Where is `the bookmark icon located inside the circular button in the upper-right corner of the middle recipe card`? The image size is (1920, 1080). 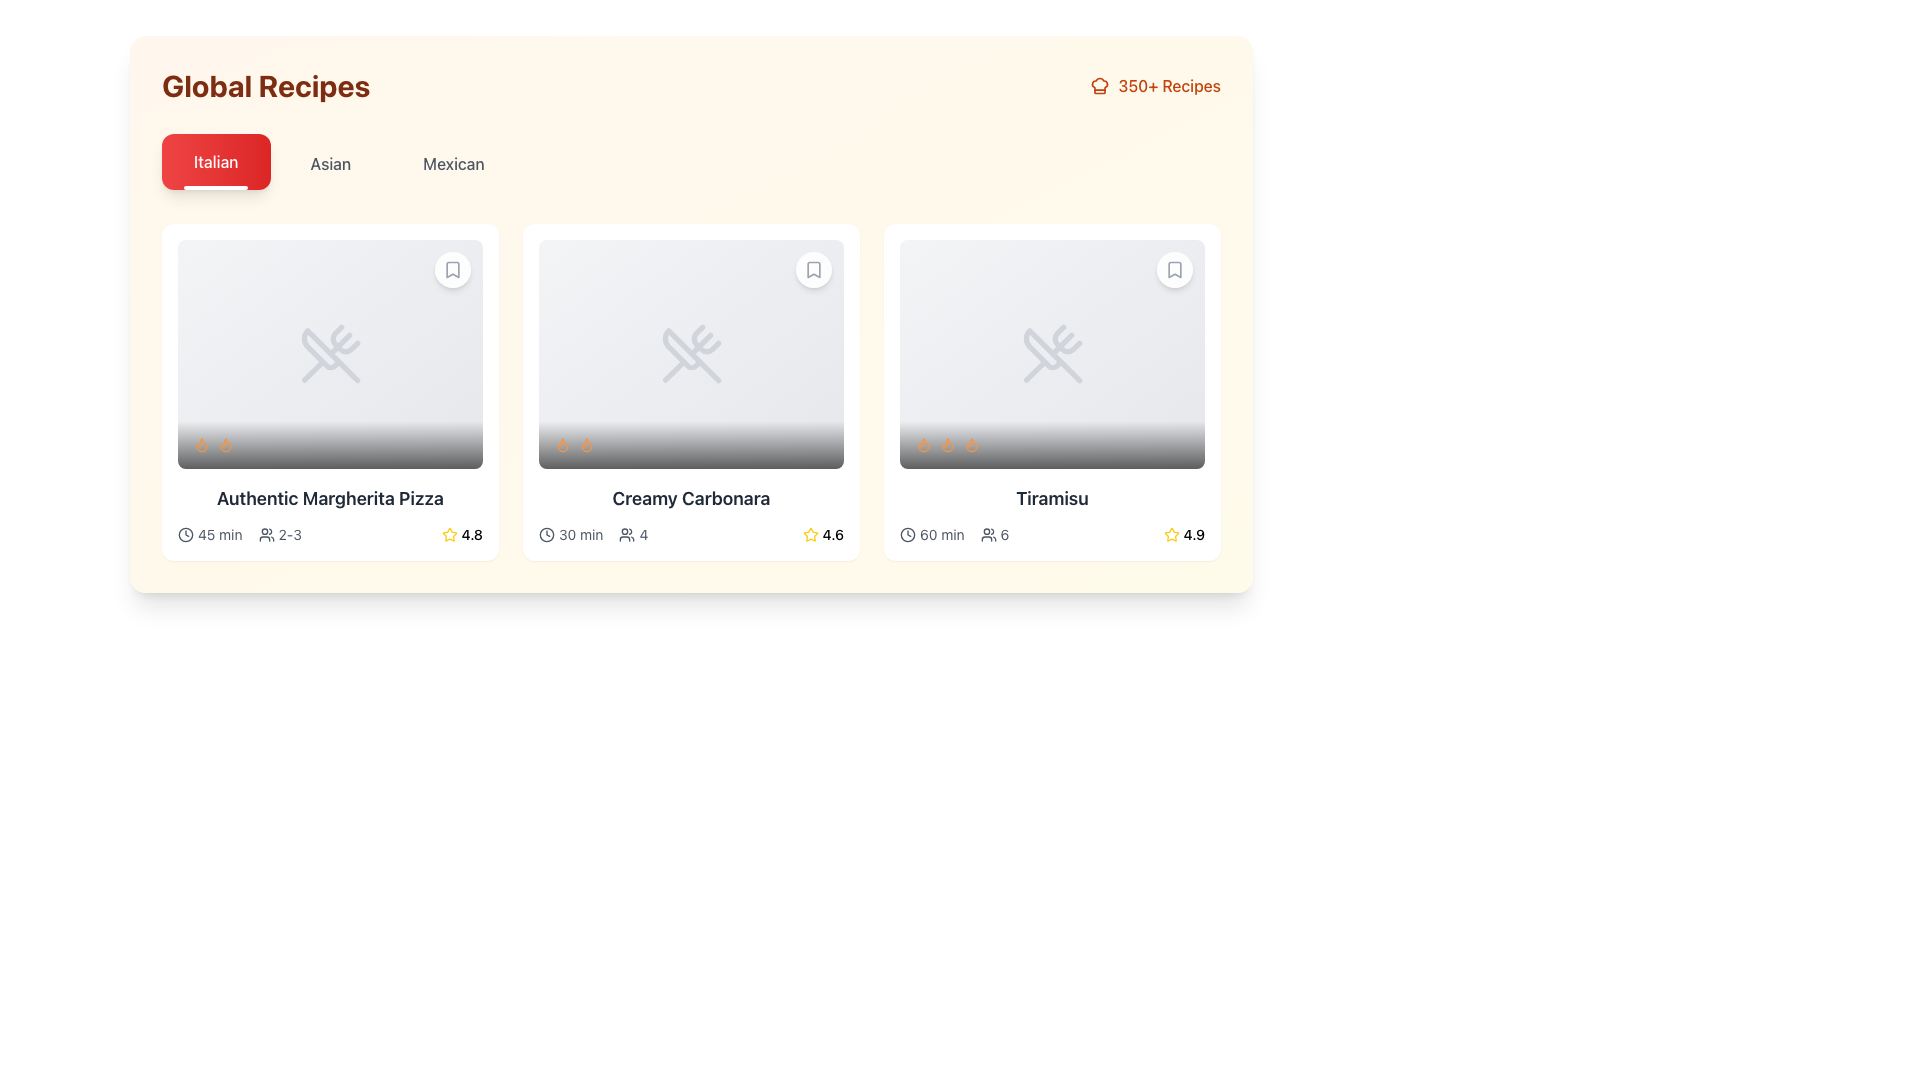
the bookmark icon located inside the circular button in the upper-right corner of the middle recipe card is located at coordinates (814, 270).